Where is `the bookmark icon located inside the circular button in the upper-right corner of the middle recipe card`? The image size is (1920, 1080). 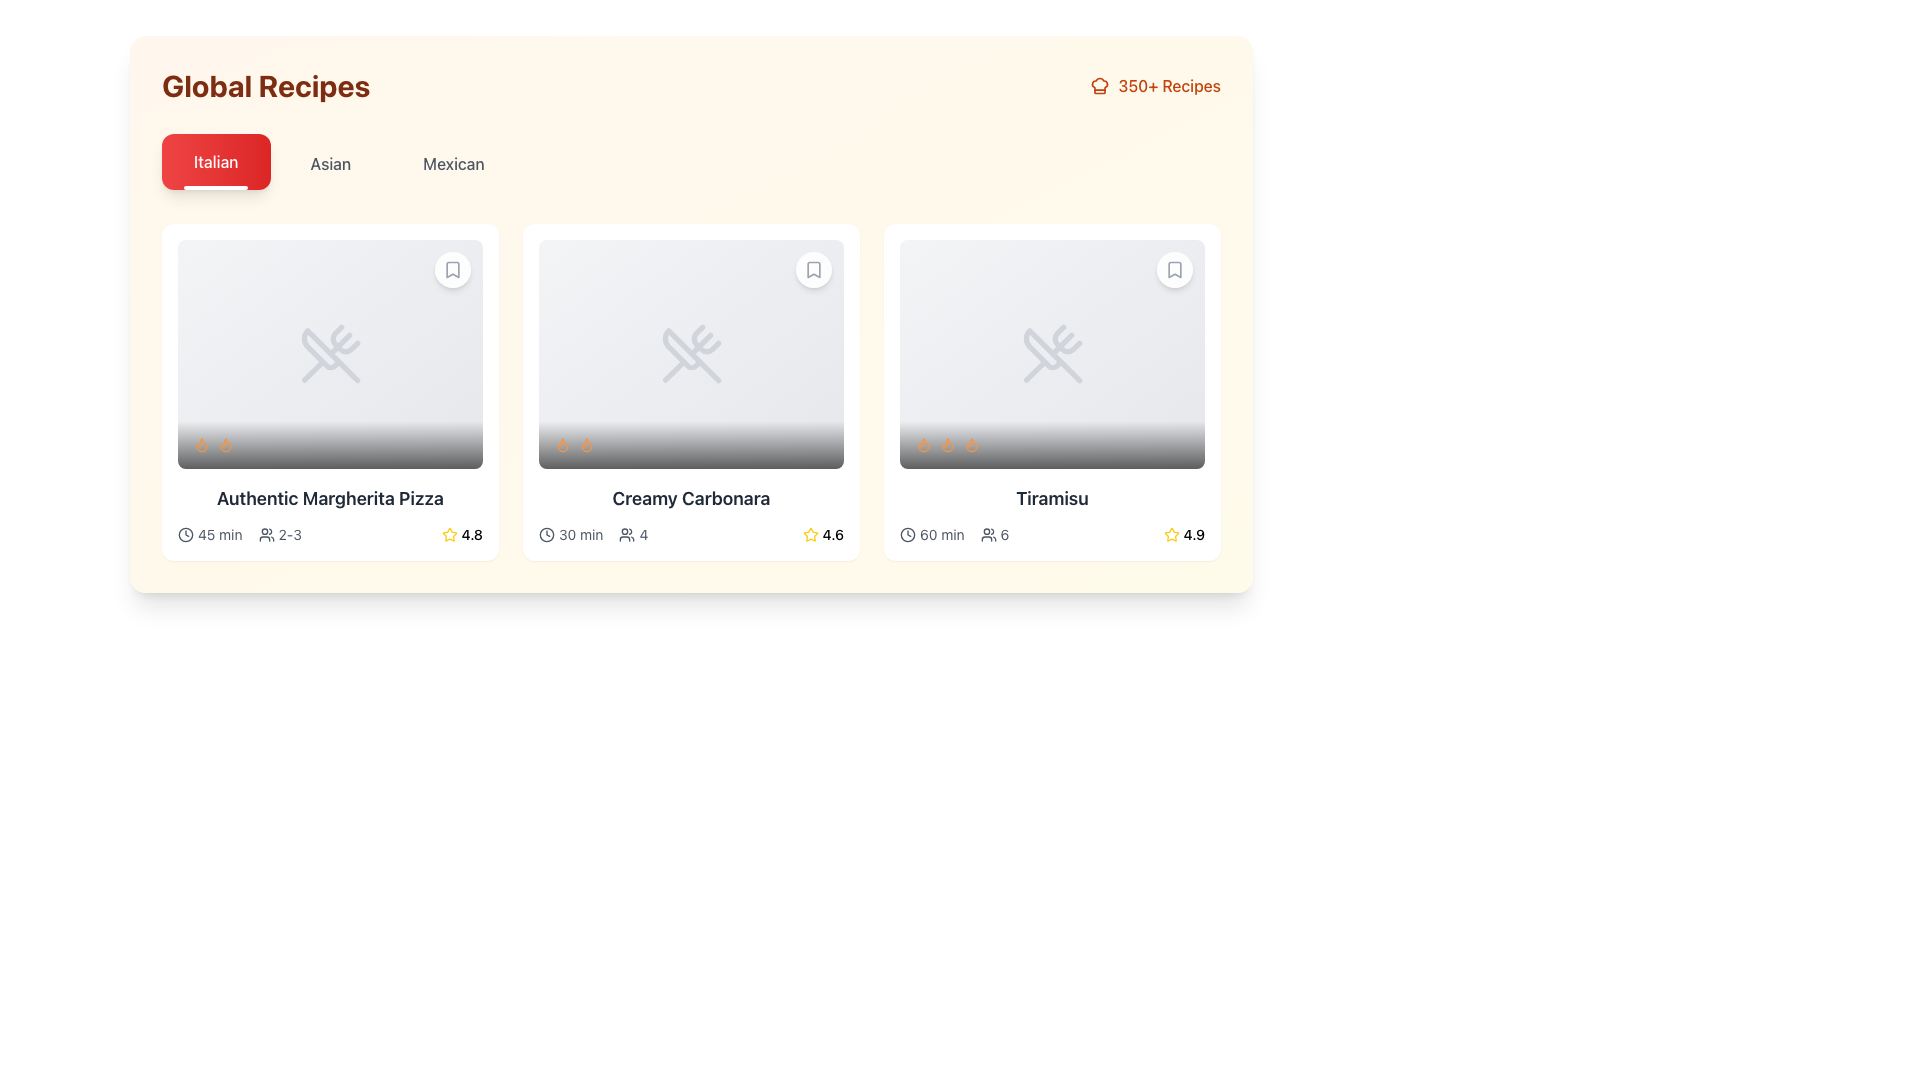
the bookmark icon located inside the circular button in the upper-right corner of the middle recipe card is located at coordinates (814, 270).